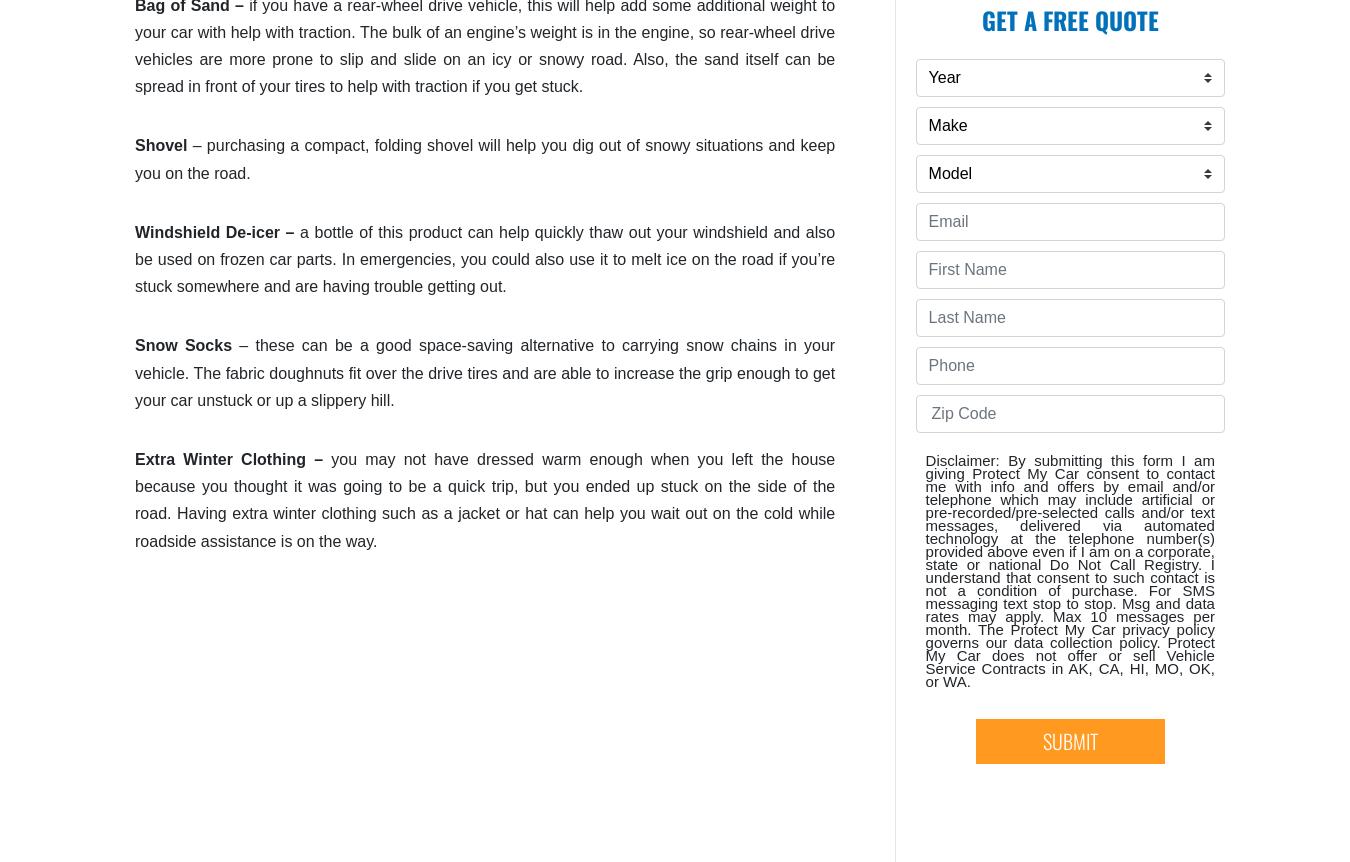 The image size is (1350, 862). What do you see at coordinates (1069, 740) in the screenshot?
I see `'SUBMIT'` at bounding box center [1069, 740].